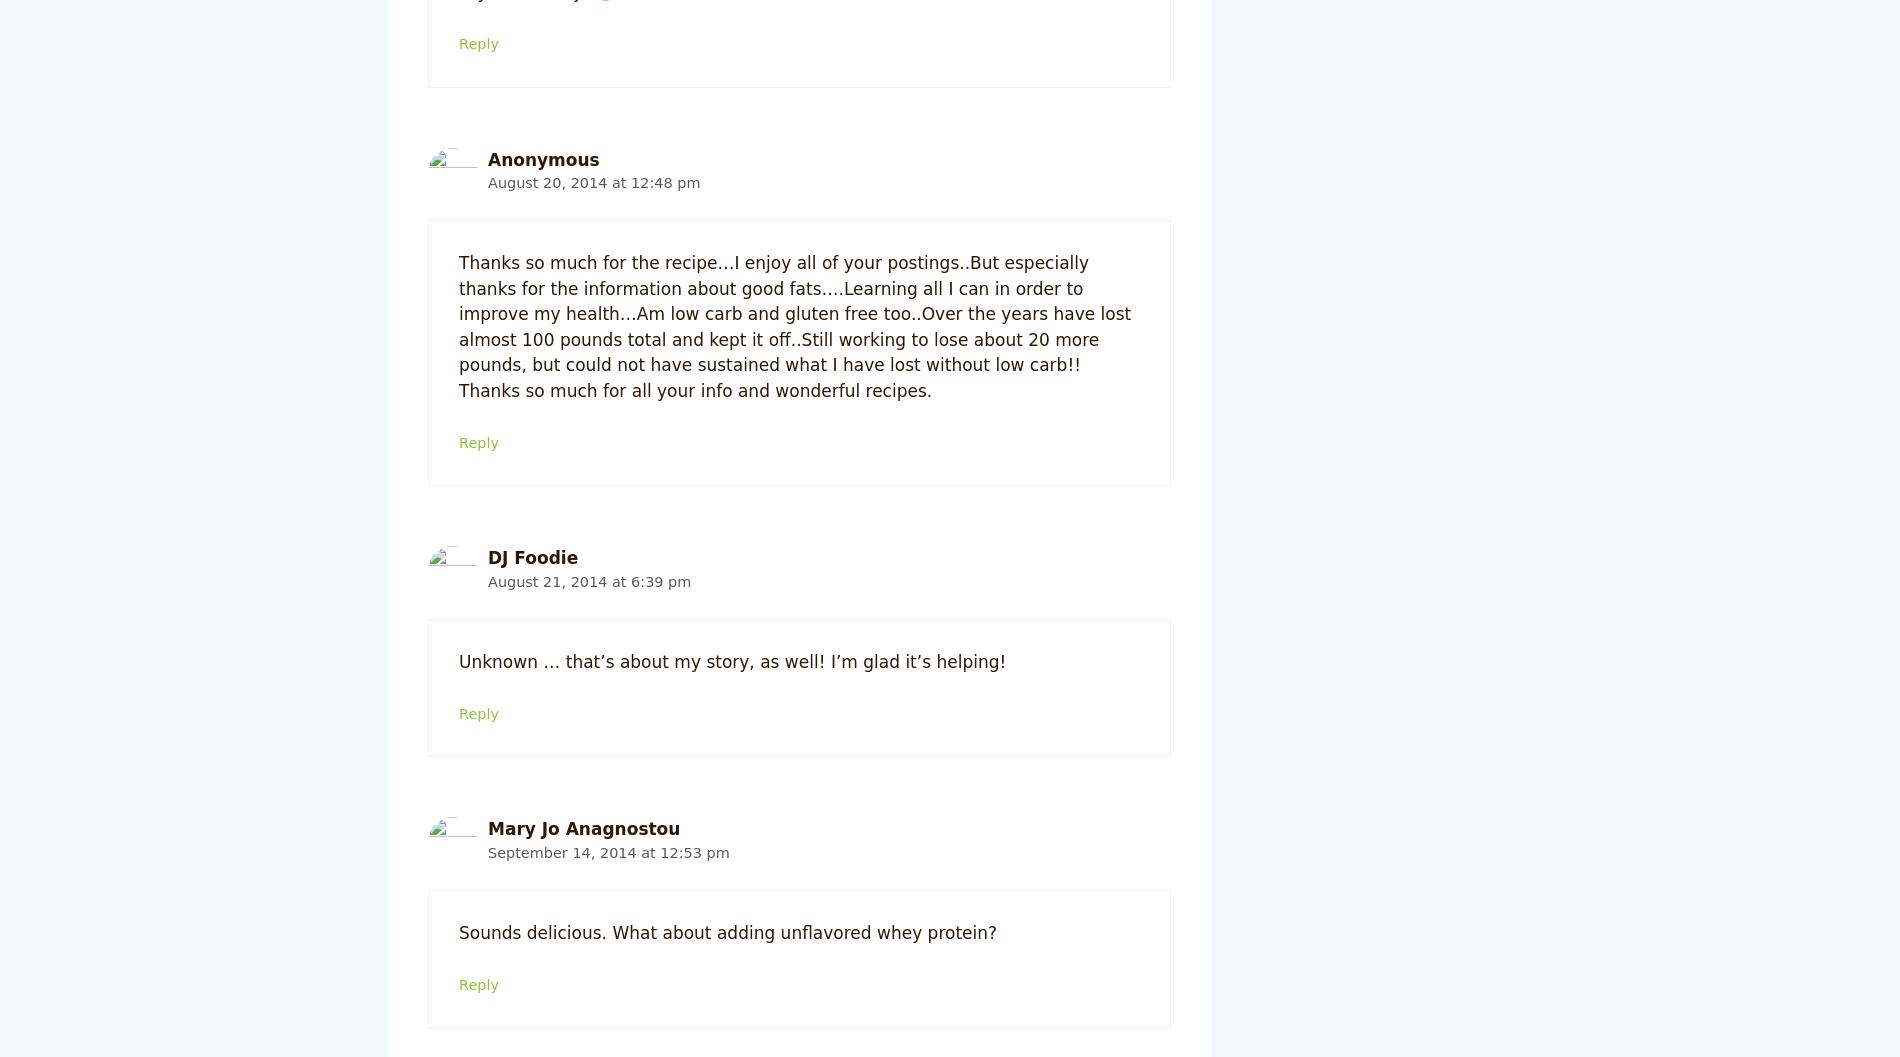  I want to click on 'Sounds delicious.  What about adding unflavored whey protein?', so click(458, 933).